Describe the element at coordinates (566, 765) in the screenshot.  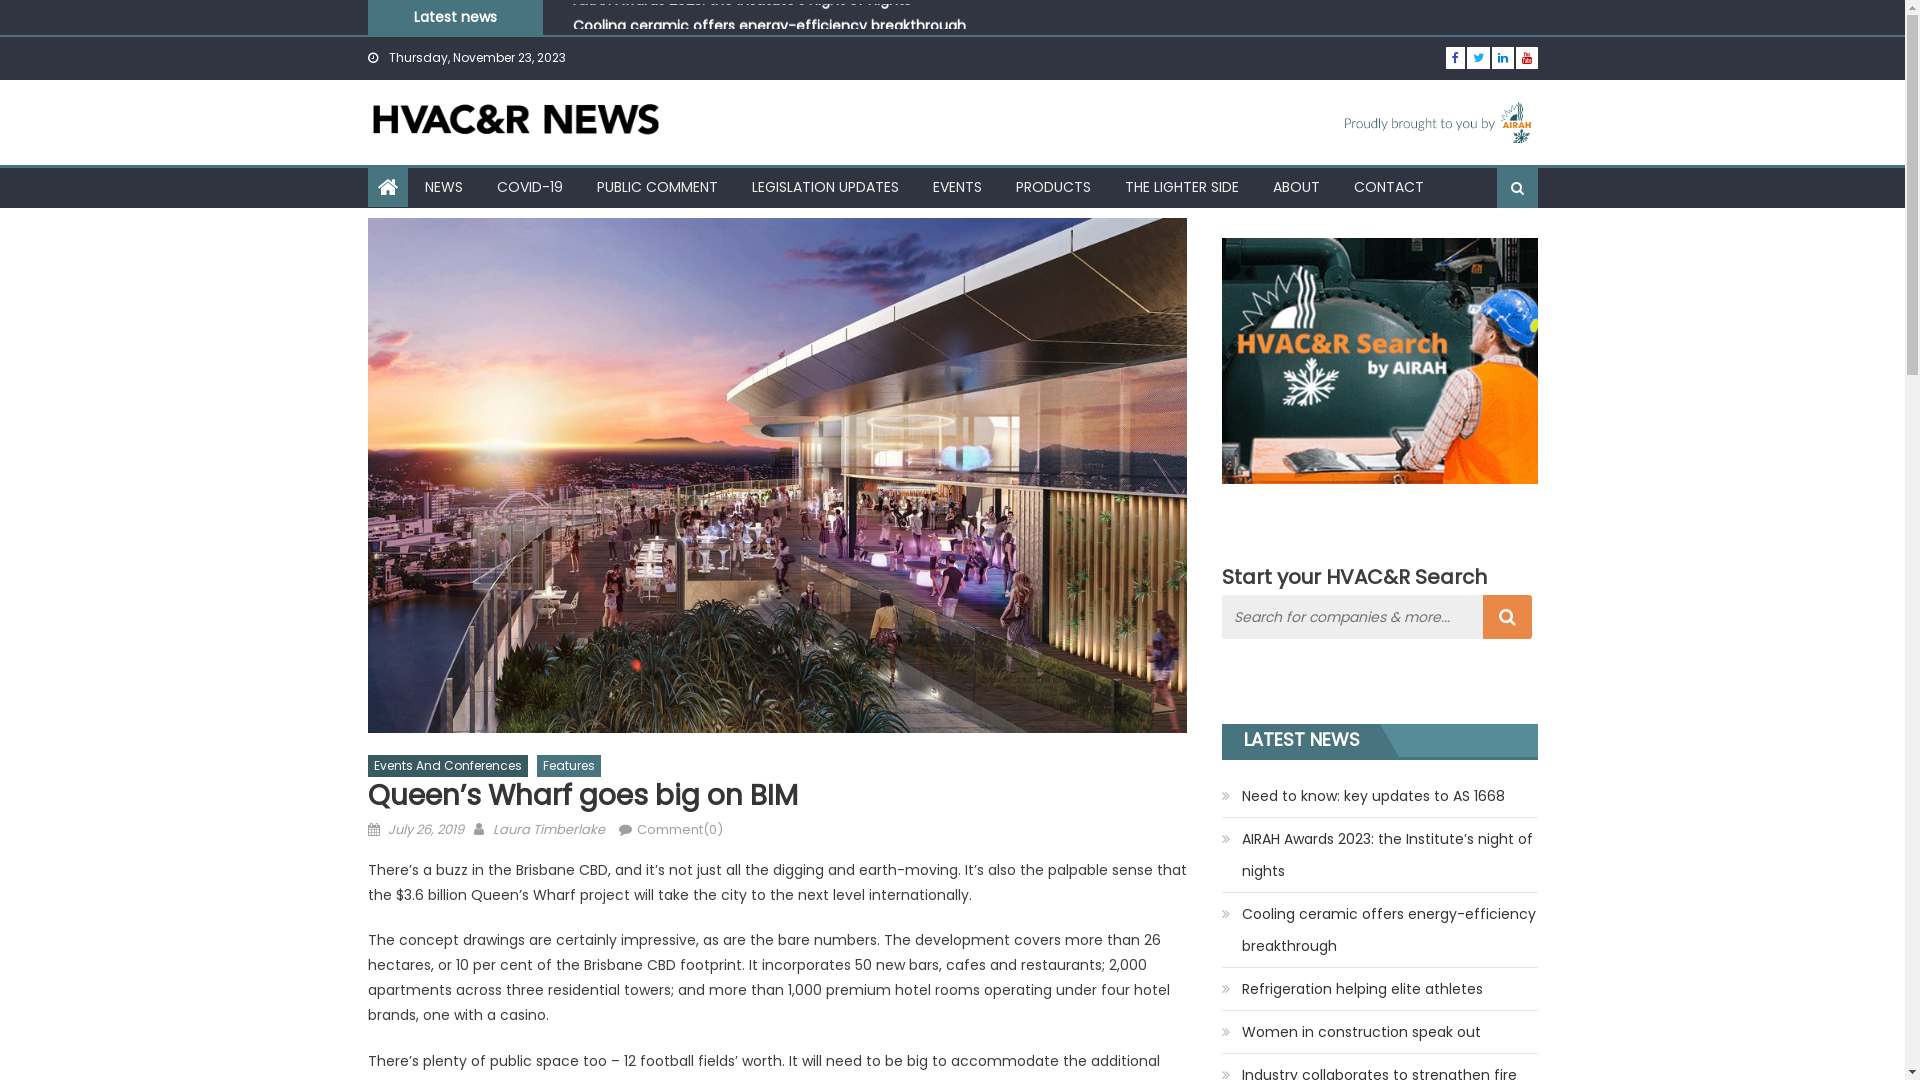
I see `'Features'` at that location.